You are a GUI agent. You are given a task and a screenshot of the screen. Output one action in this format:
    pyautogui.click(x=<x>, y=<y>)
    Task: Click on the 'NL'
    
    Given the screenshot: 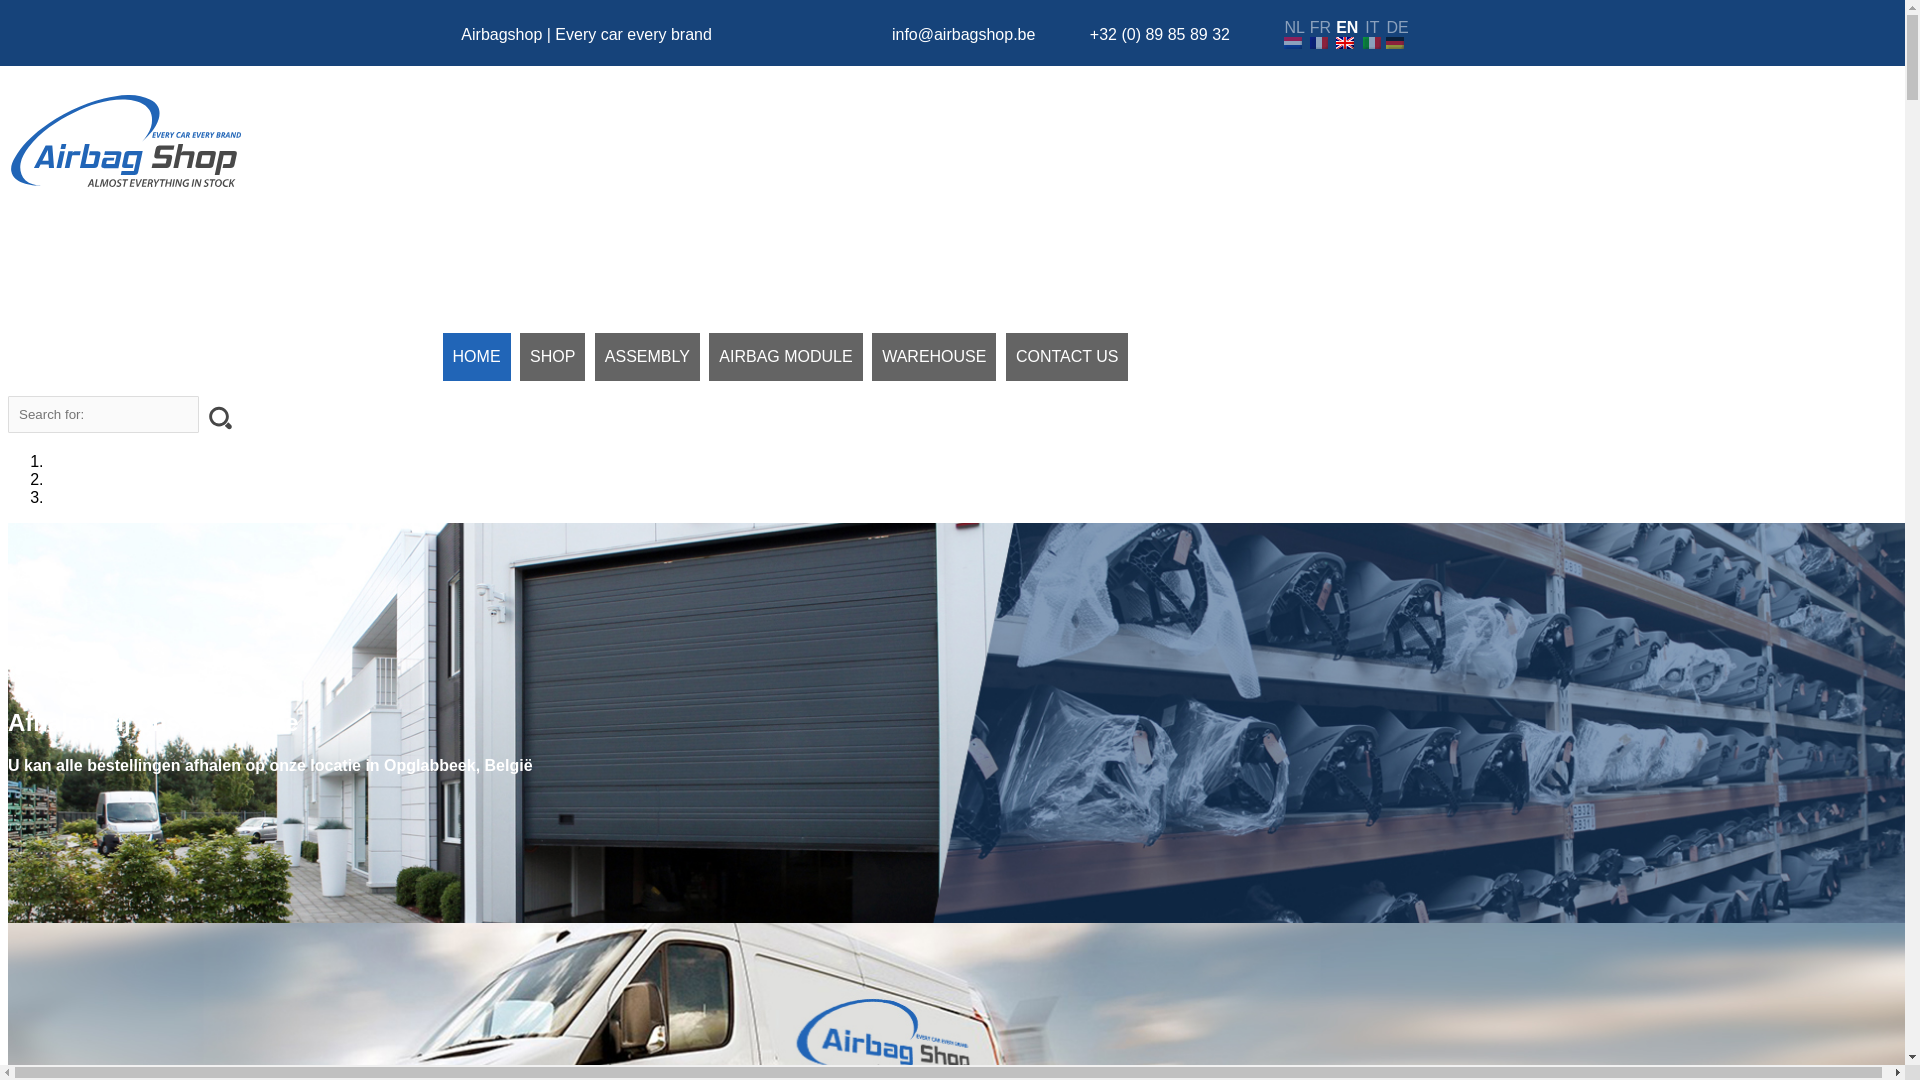 What is the action you would take?
    pyautogui.click(x=1294, y=34)
    